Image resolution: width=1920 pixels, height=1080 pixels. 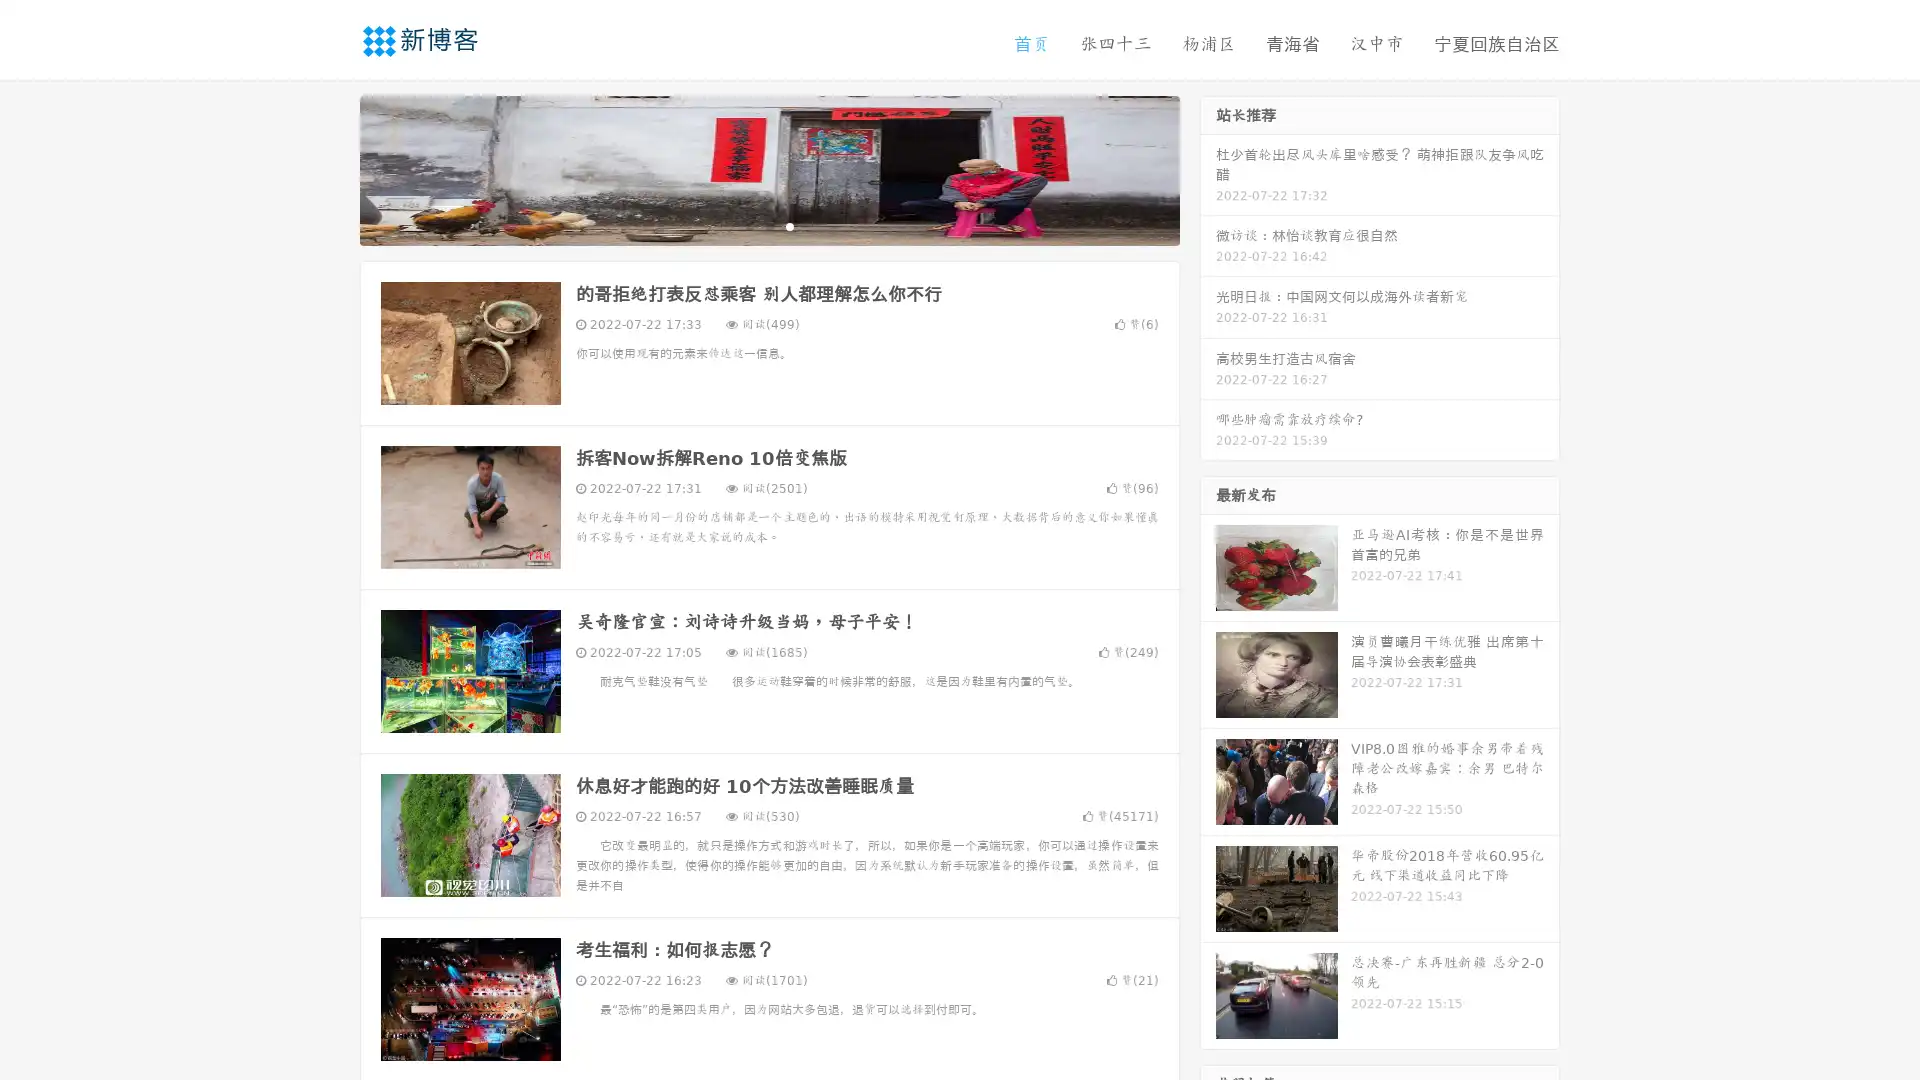 What do you see at coordinates (1208, 168) in the screenshot?
I see `Next slide` at bounding box center [1208, 168].